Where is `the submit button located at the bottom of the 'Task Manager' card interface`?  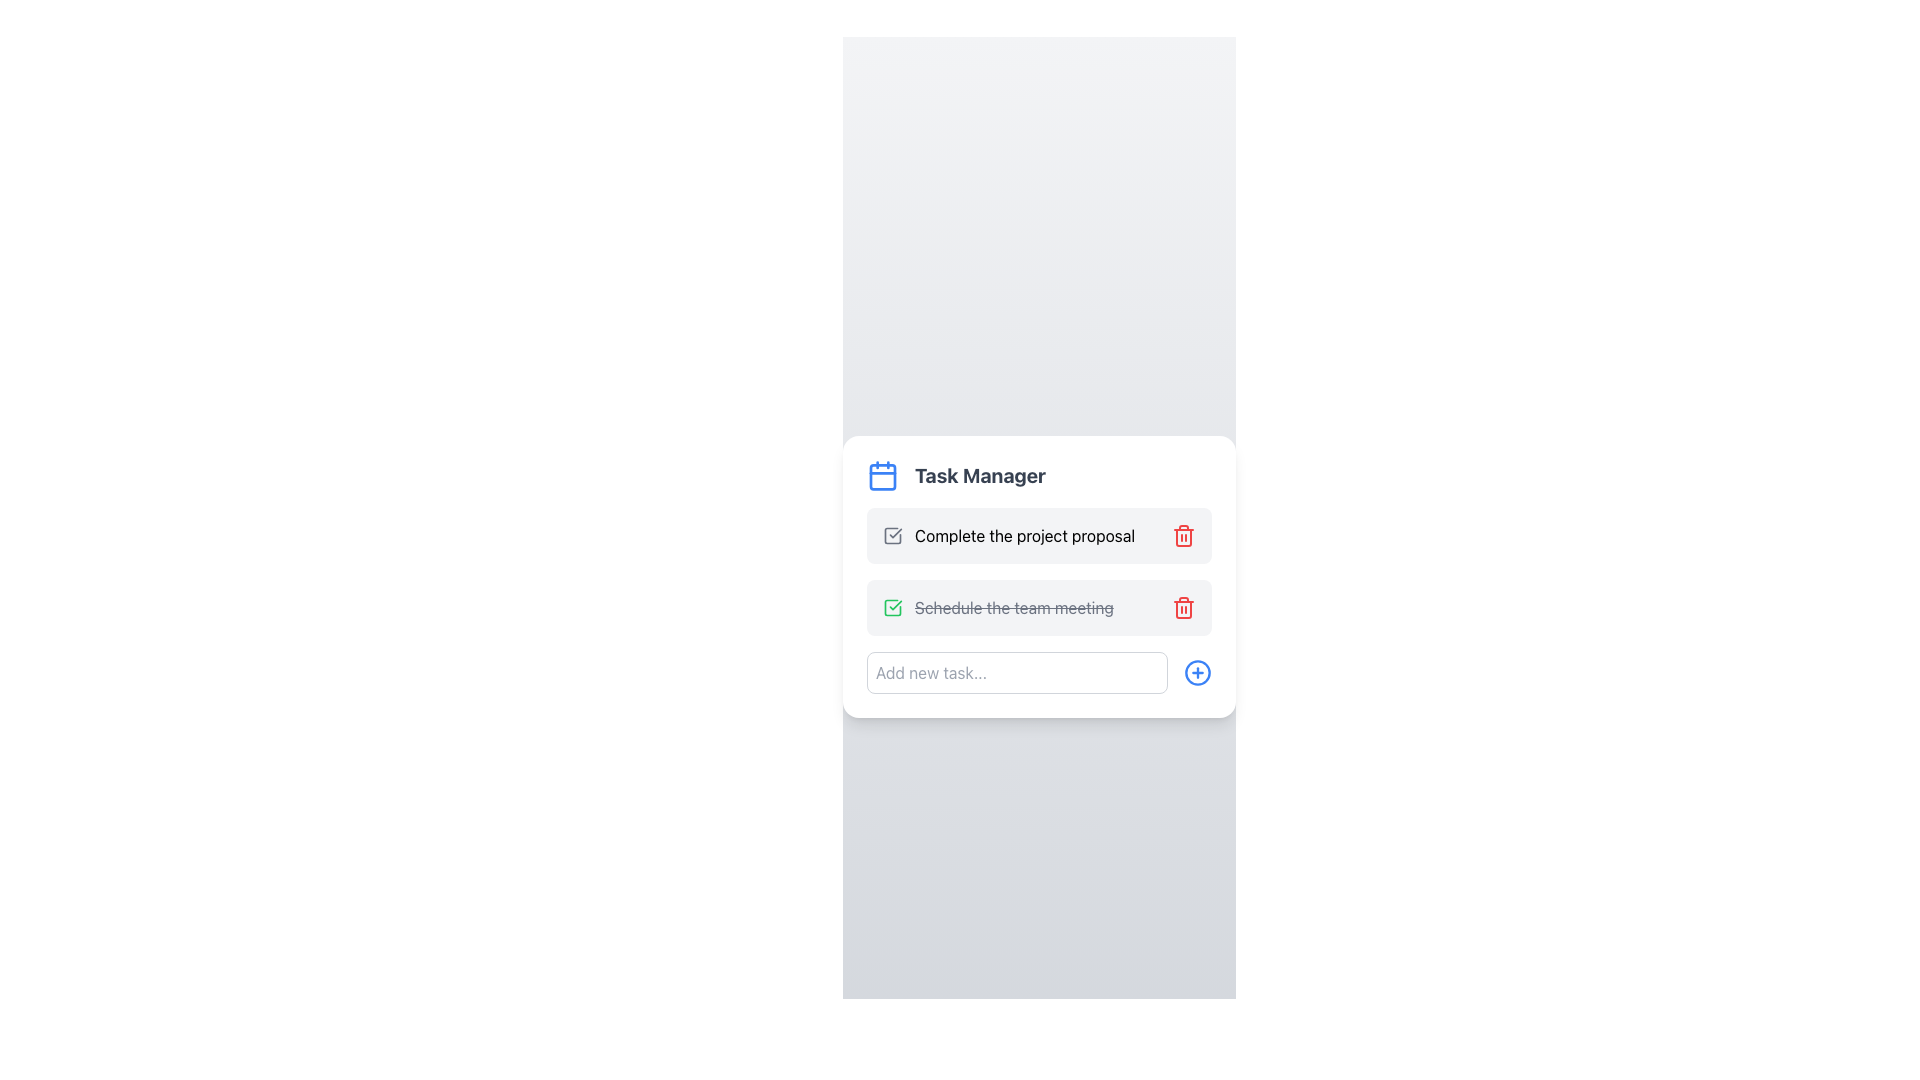
the submit button located at the bottom of the 'Task Manager' card interface is located at coordinates (1039, 672).